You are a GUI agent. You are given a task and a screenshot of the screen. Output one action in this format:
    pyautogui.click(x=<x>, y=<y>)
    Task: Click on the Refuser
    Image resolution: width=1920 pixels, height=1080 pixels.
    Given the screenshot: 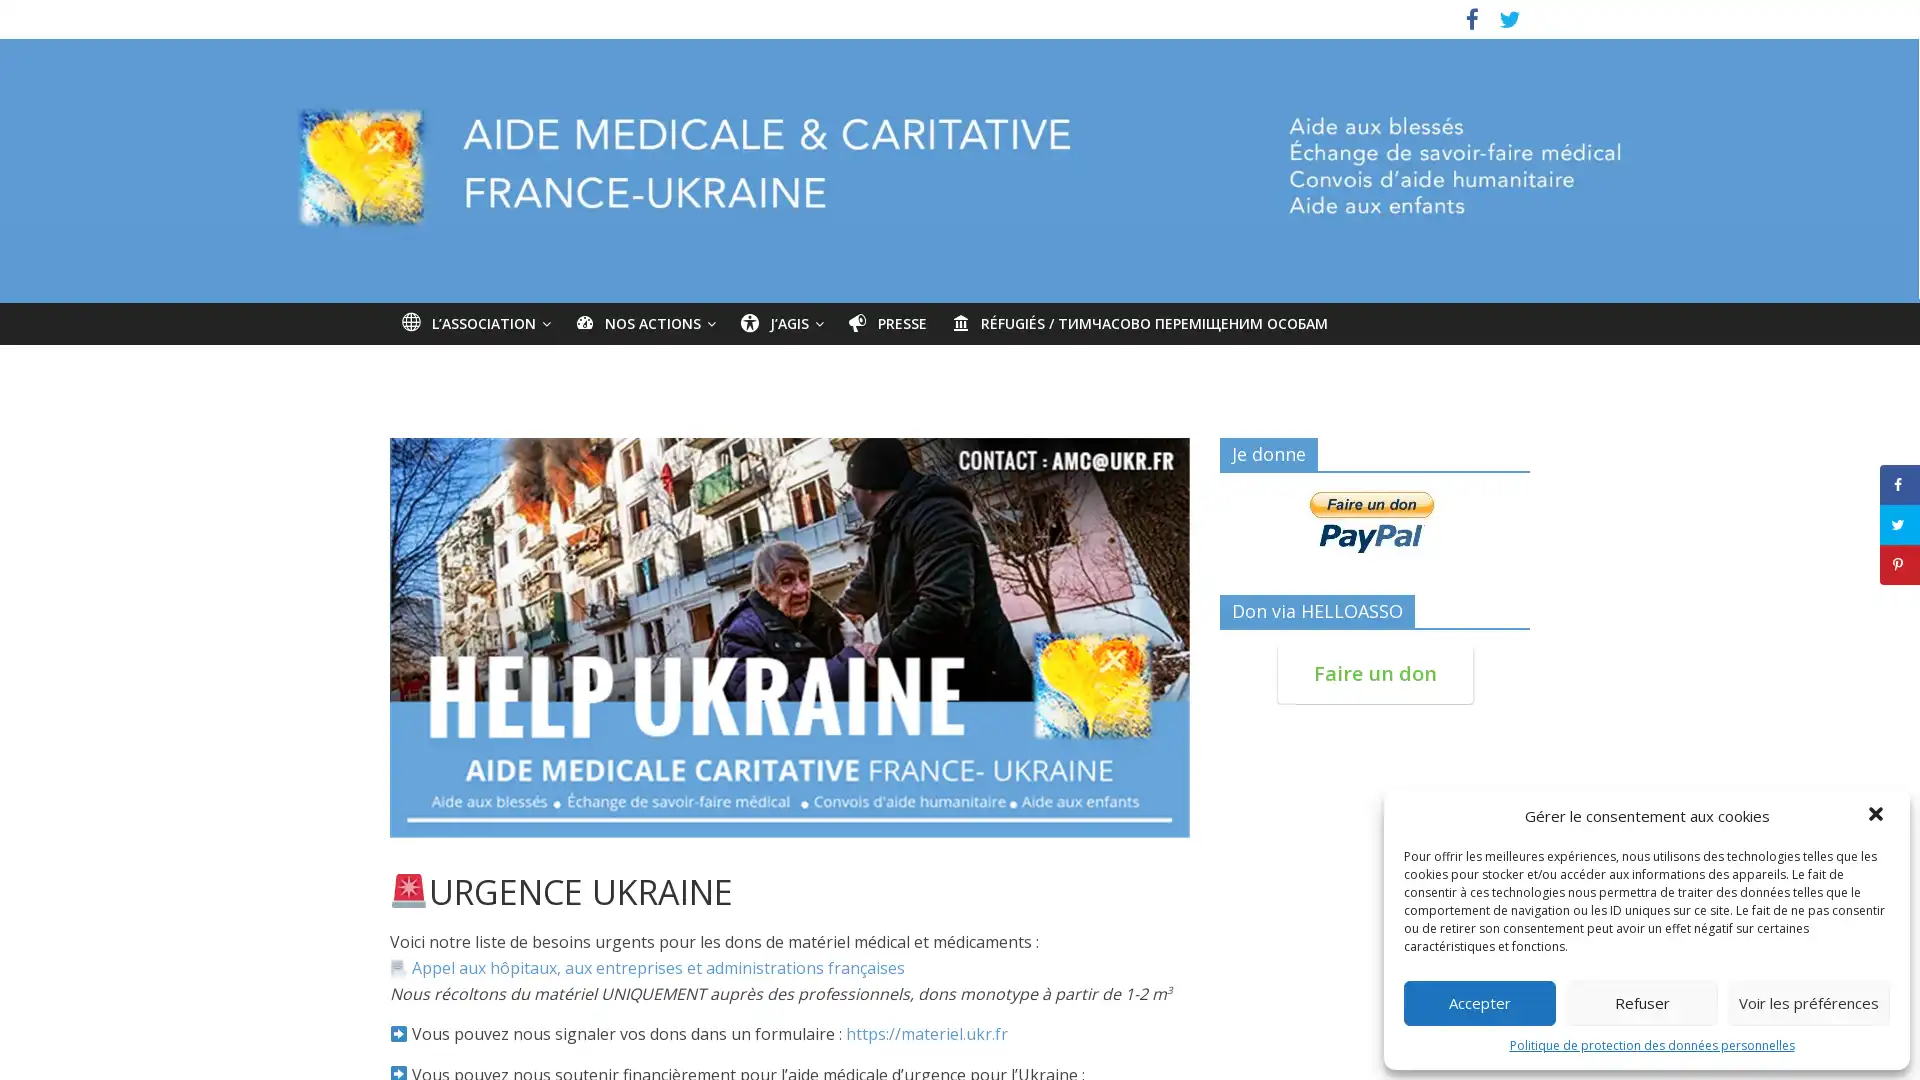 What is the action you would take?
    pyautogui.click(x=1641, y=1002)
    